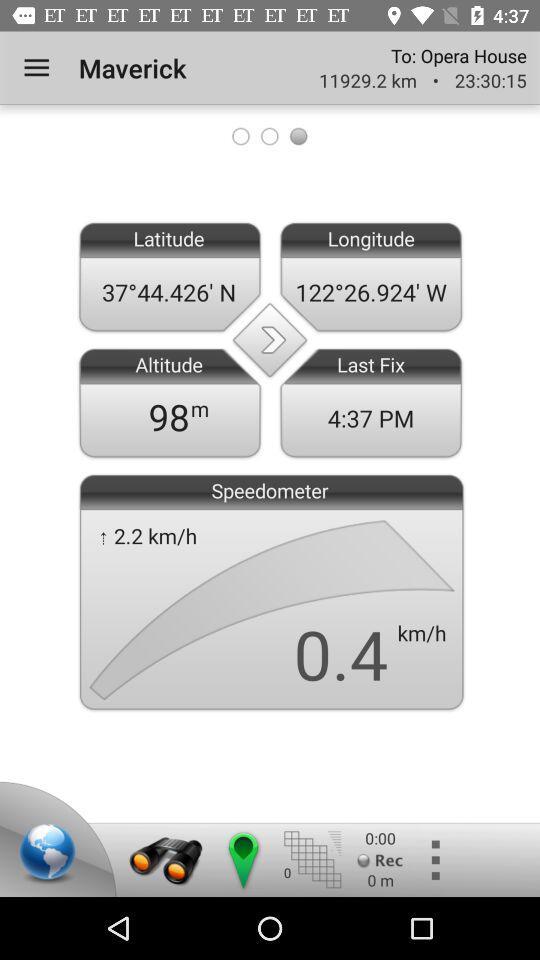 Image resolution: width=540 pixels, height=960 pixels. What do you see at coordinates (433, 859) in the screenshot?
I see `more options` at bounding box center [433, 859].